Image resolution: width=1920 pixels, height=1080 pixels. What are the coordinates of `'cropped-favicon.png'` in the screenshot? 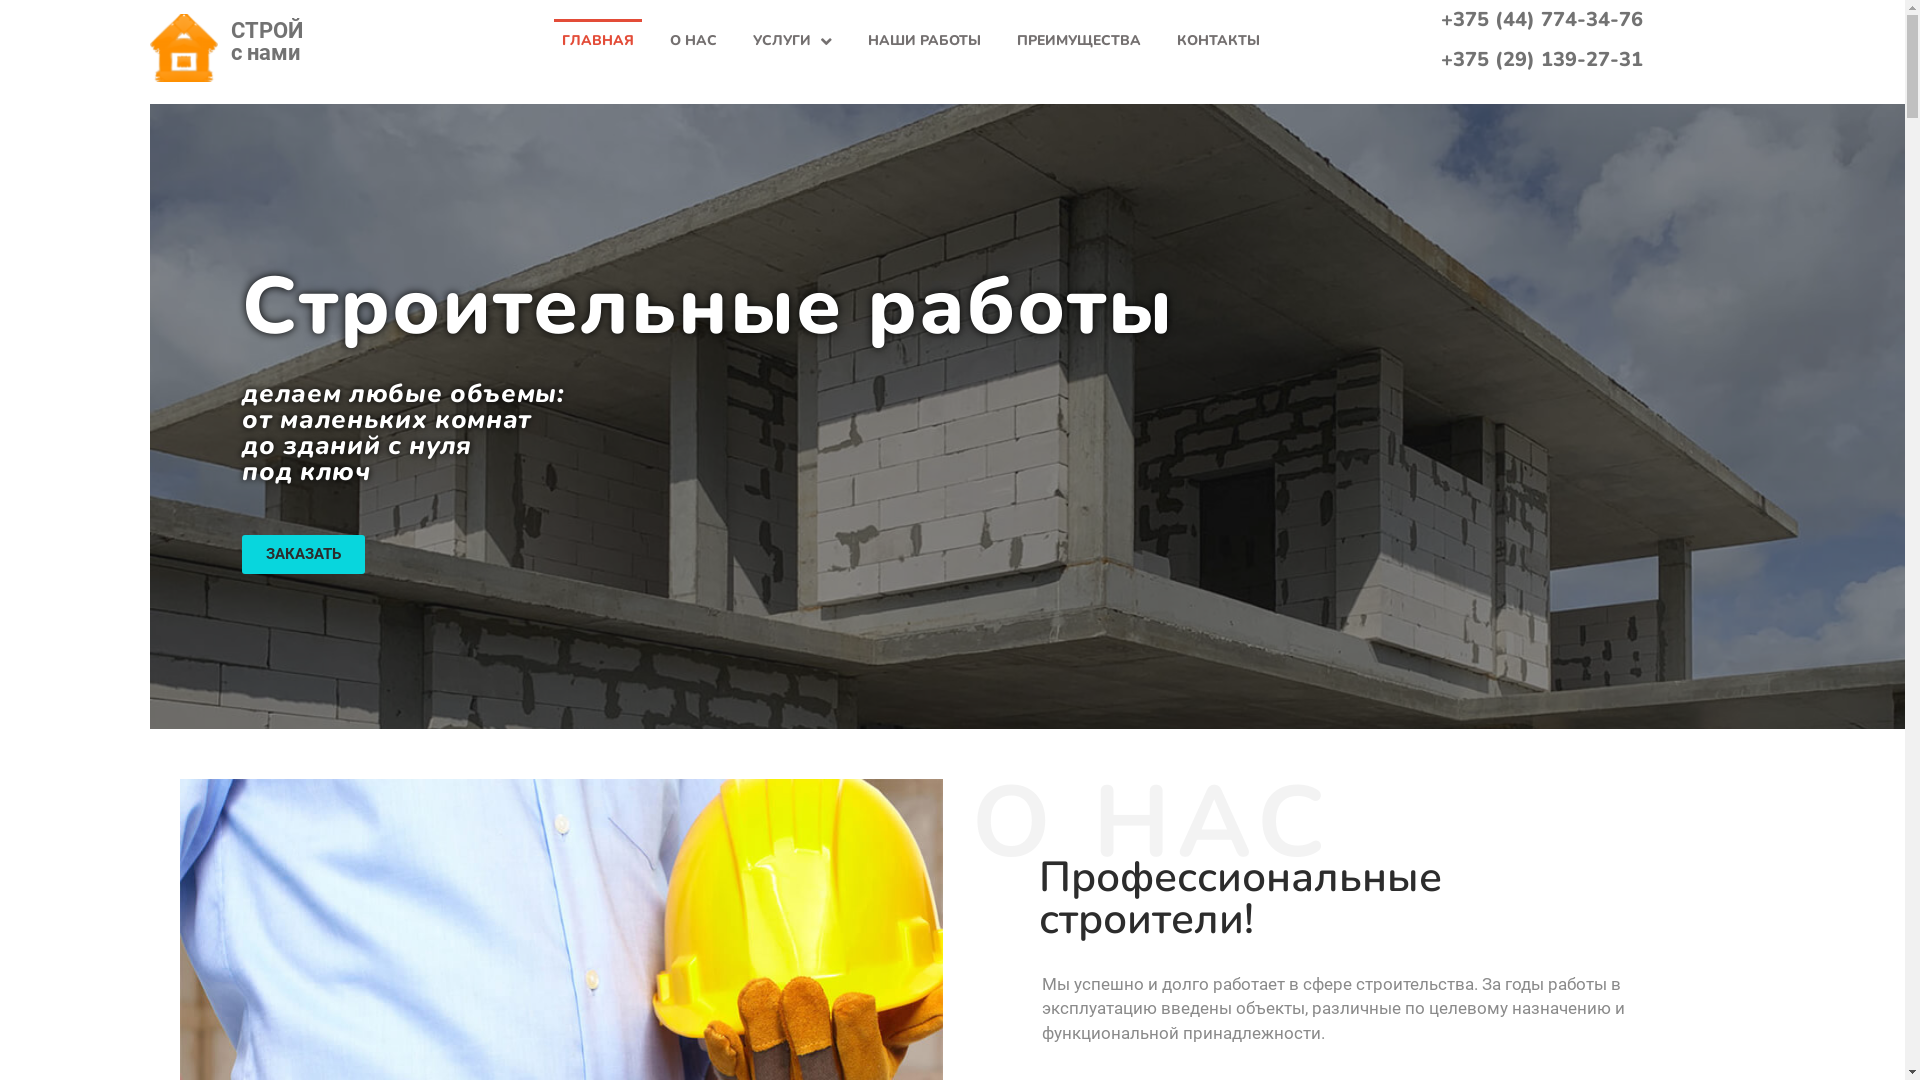 It's located at (183, 46).